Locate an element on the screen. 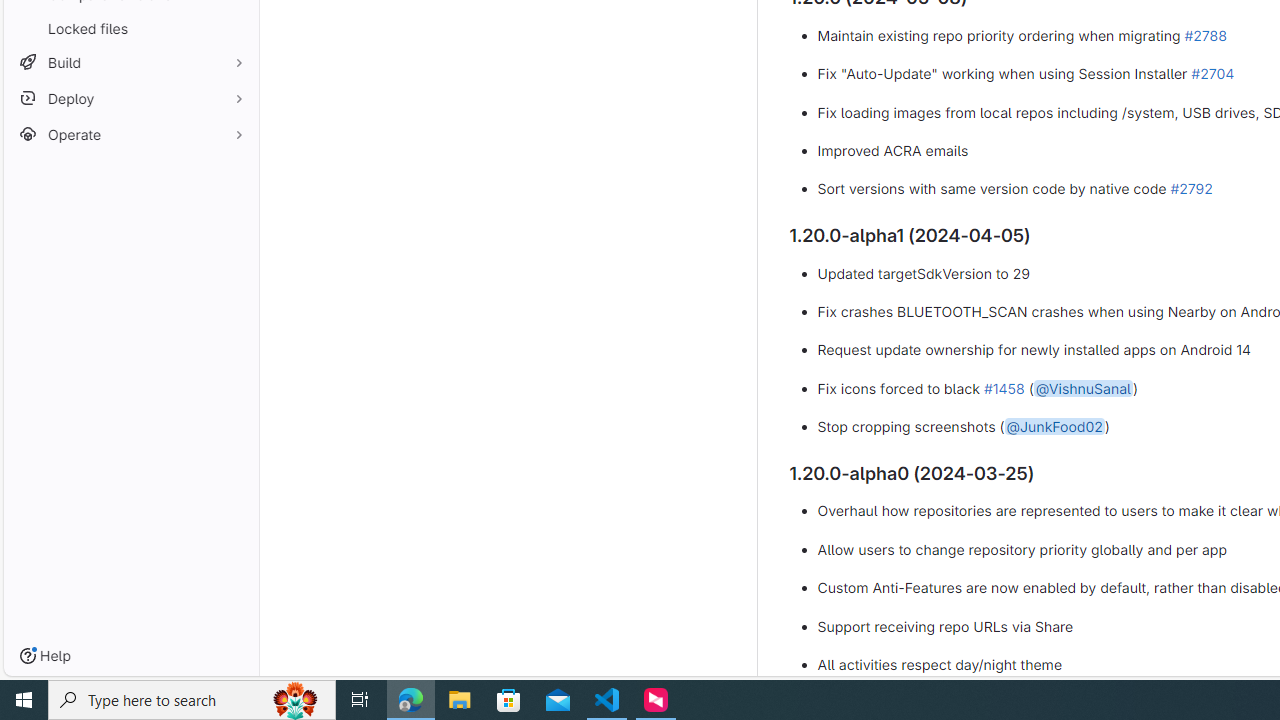 This screenshot has width=1280, height=720. '#2704' is located at coordinates (1211, 72).